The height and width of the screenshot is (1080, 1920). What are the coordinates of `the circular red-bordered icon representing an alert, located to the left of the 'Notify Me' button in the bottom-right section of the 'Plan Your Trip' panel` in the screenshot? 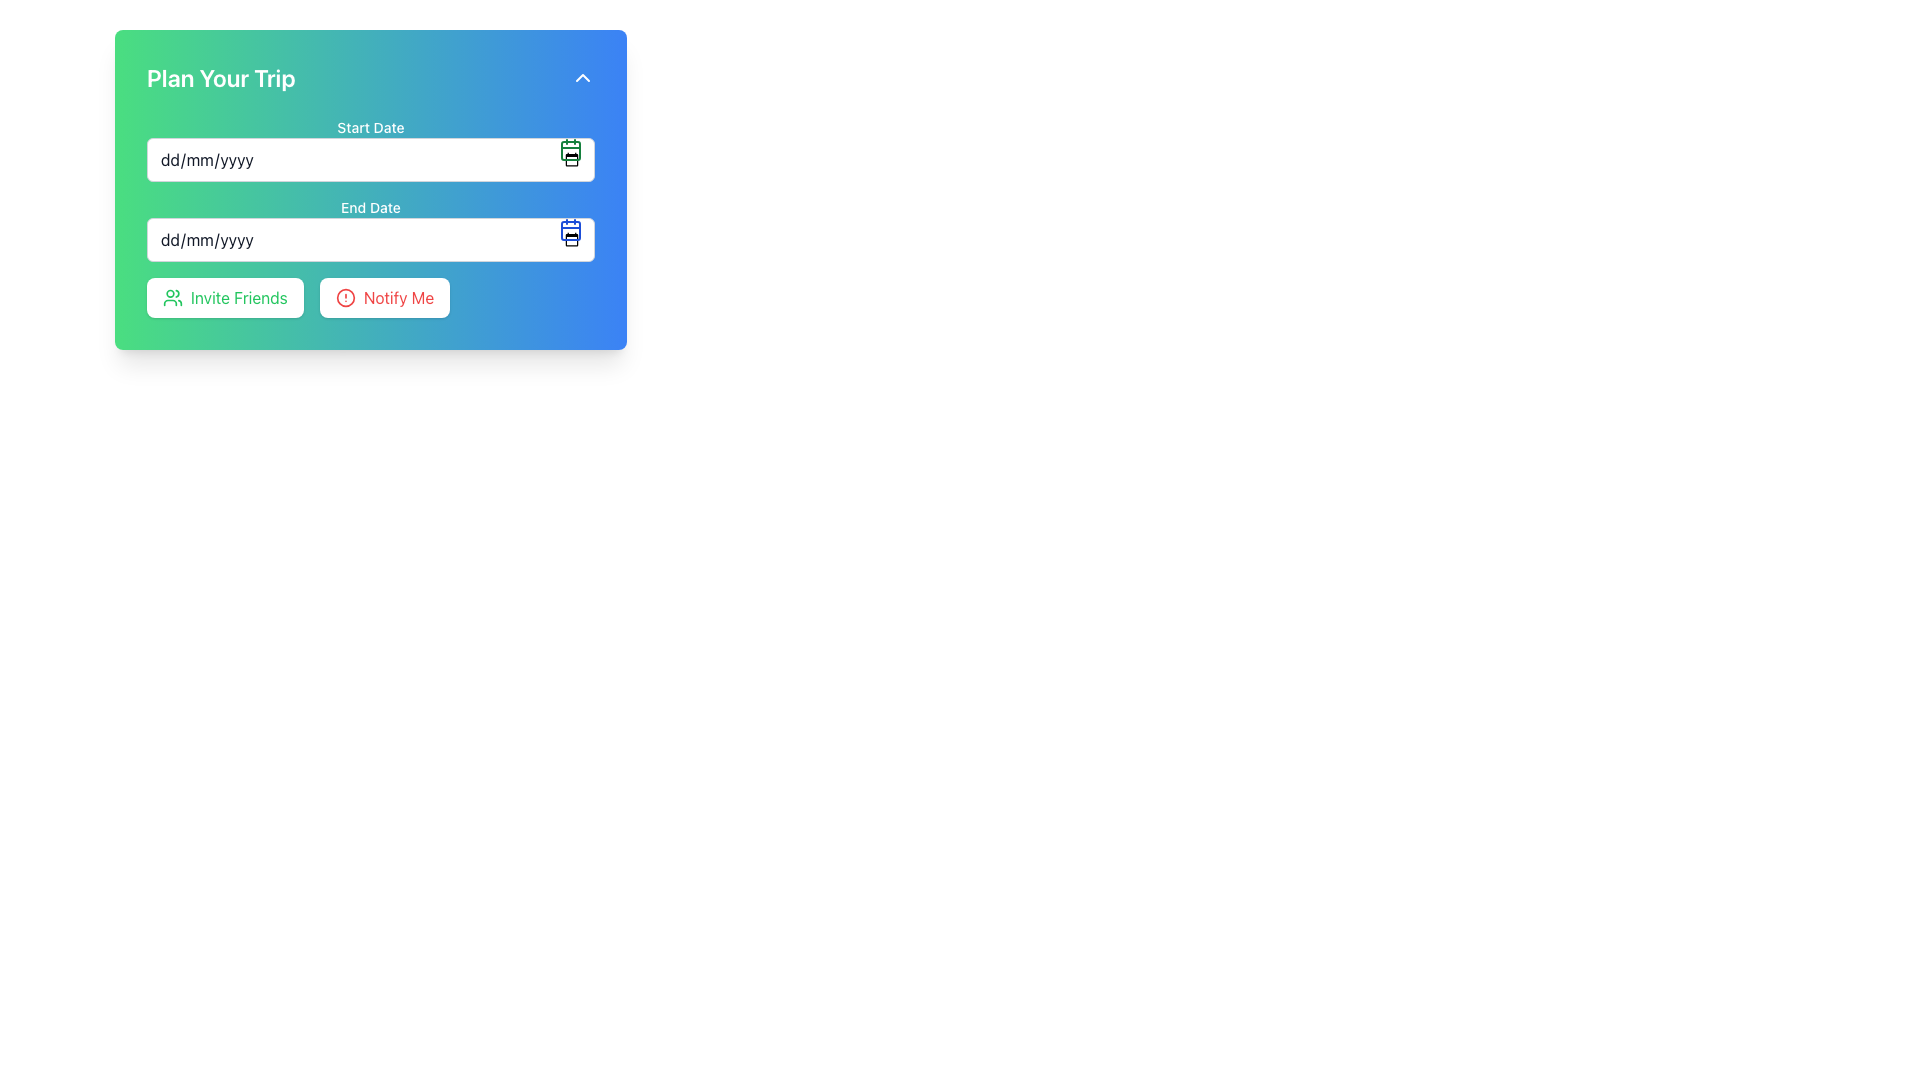 It's located at (345, 297).